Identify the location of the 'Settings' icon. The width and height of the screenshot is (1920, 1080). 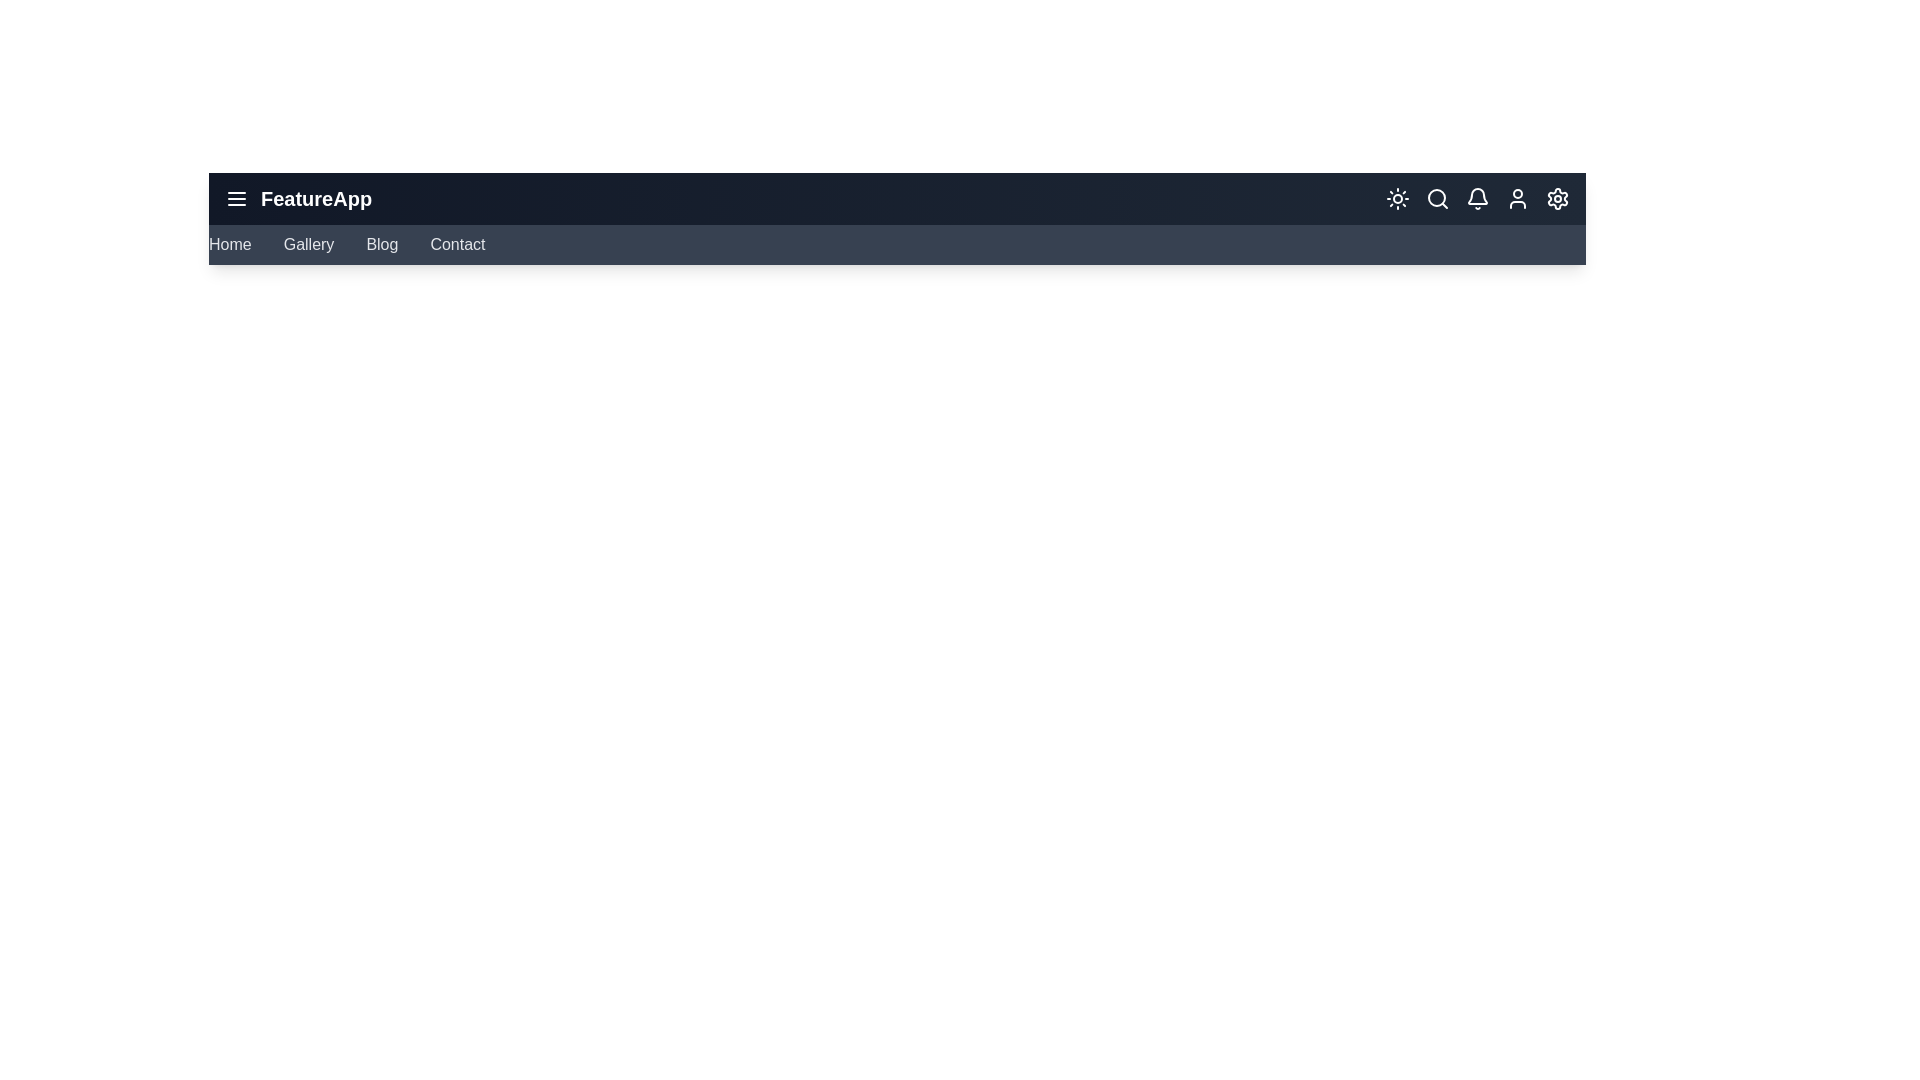
(1557, 199).